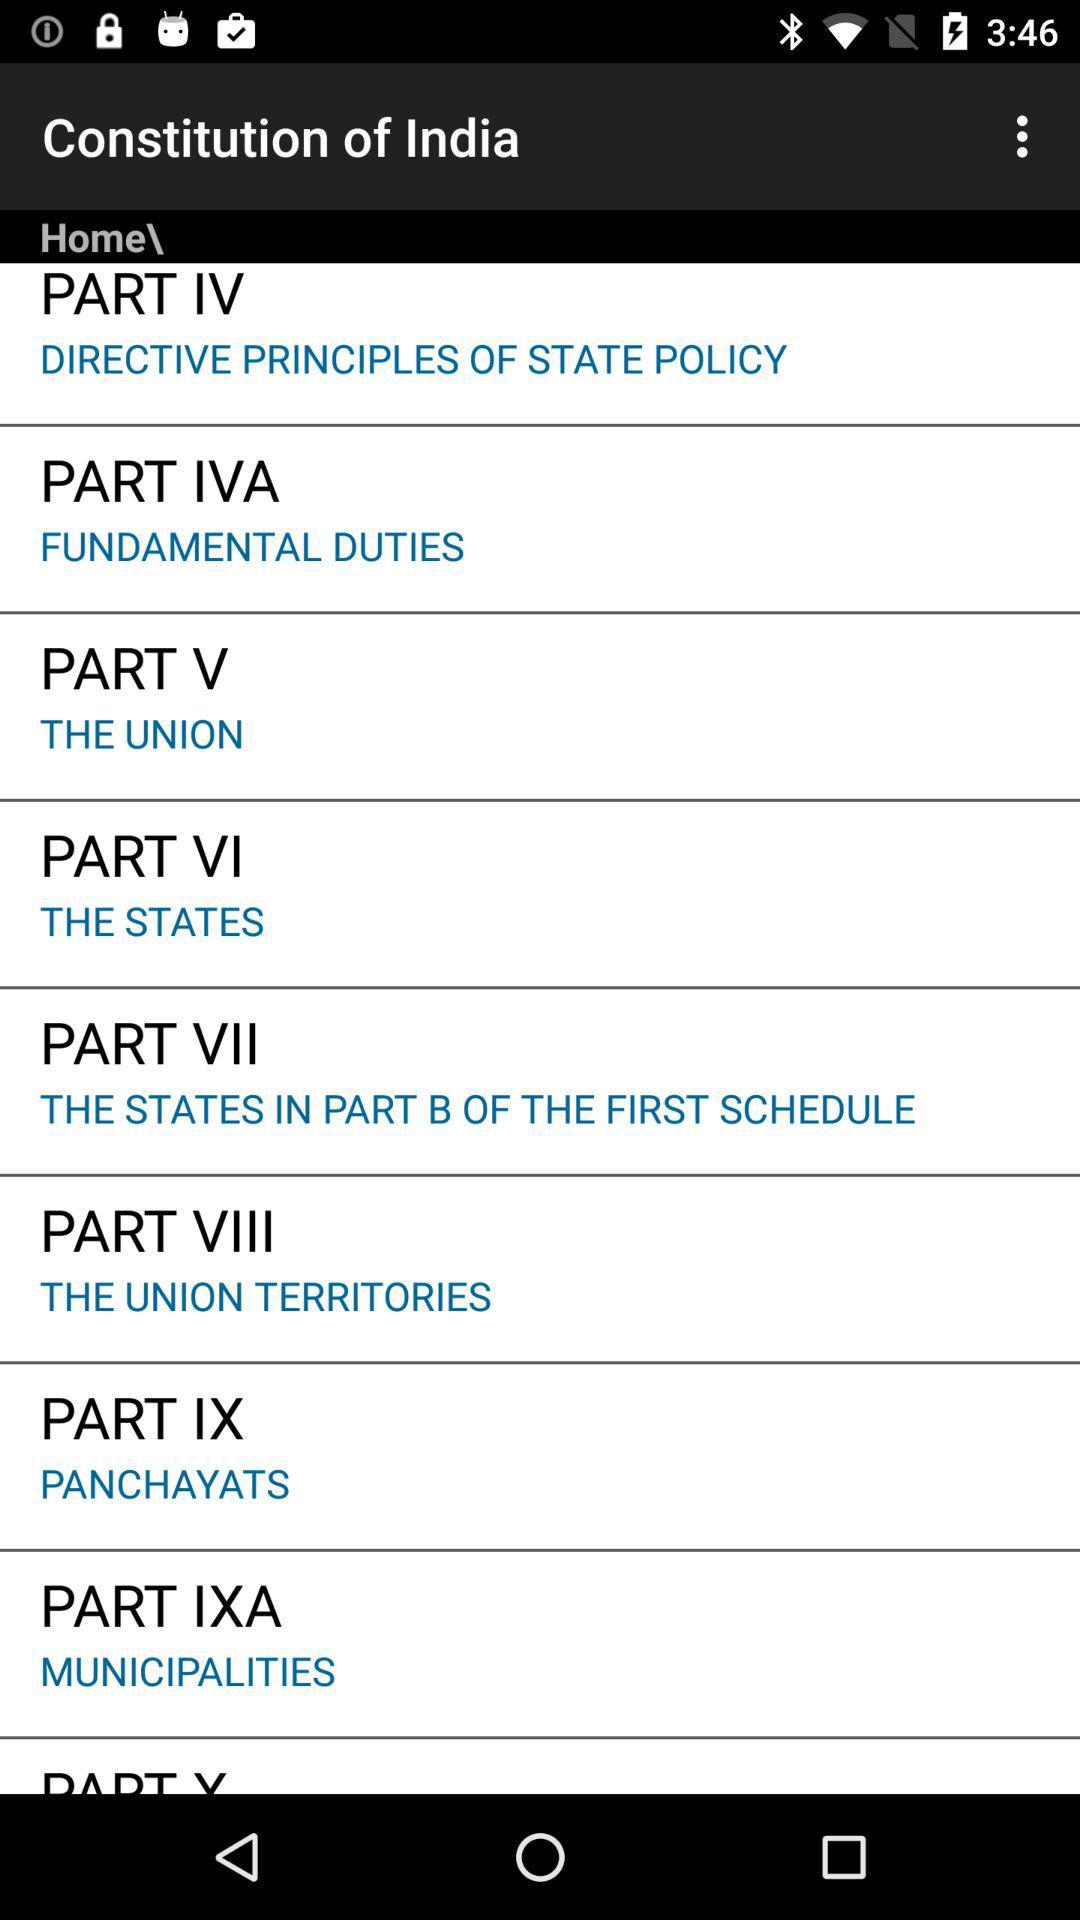 The height and width of the screenshot is (1920, 1080). What do you see at coordinates (540, 660) in the screenshot?
I see `the part v` at bounding box center [540, 660].